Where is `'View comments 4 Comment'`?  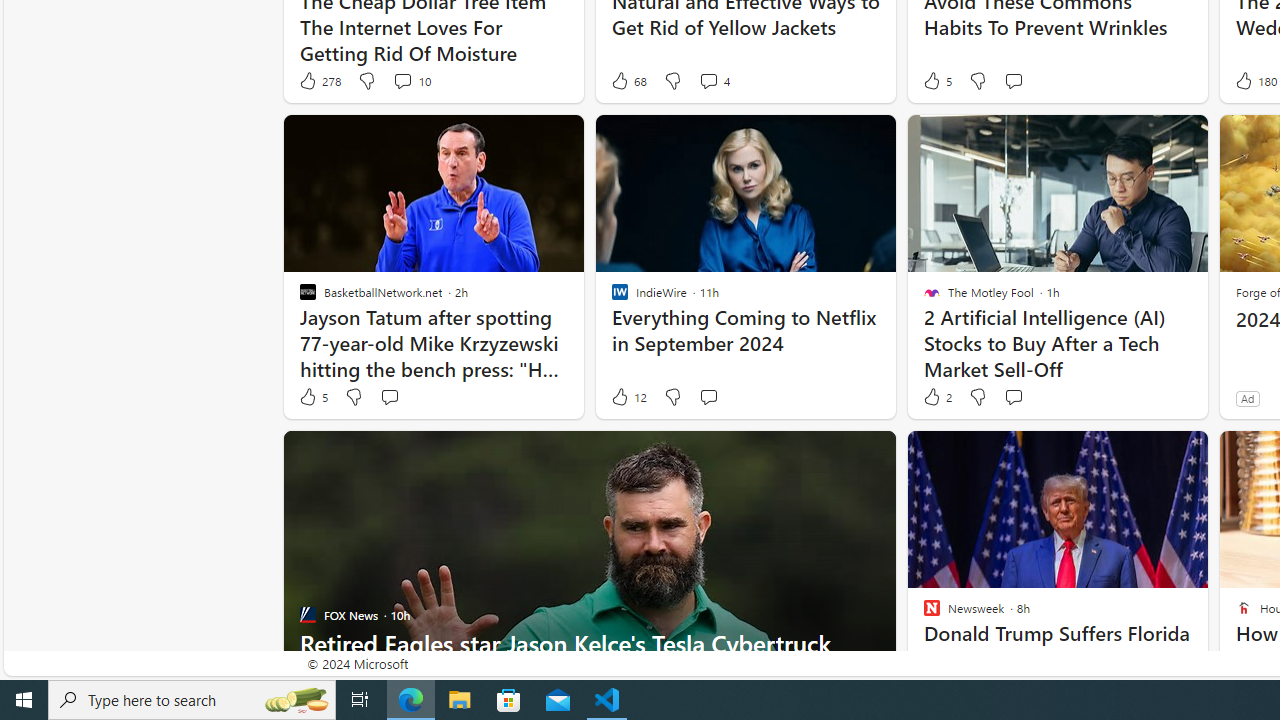 'View comments 4 Comment' is located at coordinates (708, 80).